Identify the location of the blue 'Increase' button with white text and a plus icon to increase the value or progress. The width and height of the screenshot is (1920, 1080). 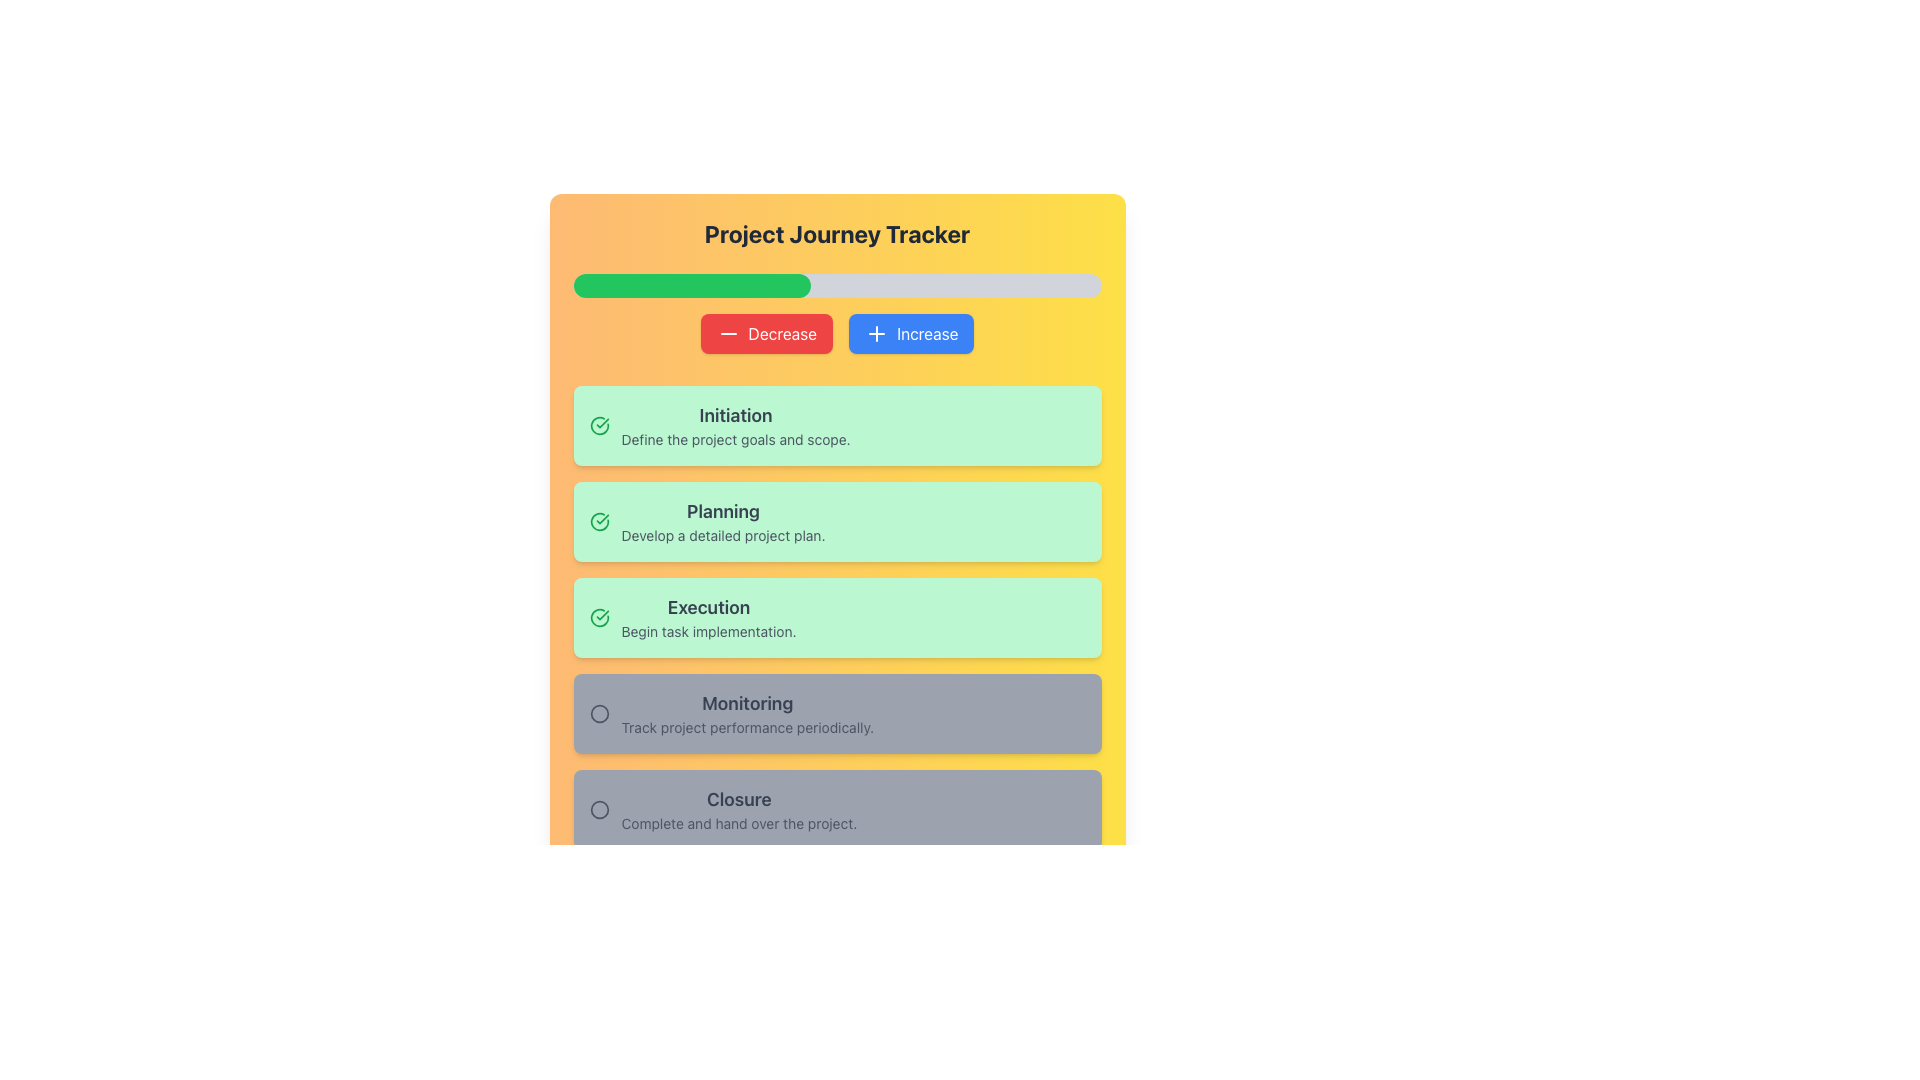
(910, 333).